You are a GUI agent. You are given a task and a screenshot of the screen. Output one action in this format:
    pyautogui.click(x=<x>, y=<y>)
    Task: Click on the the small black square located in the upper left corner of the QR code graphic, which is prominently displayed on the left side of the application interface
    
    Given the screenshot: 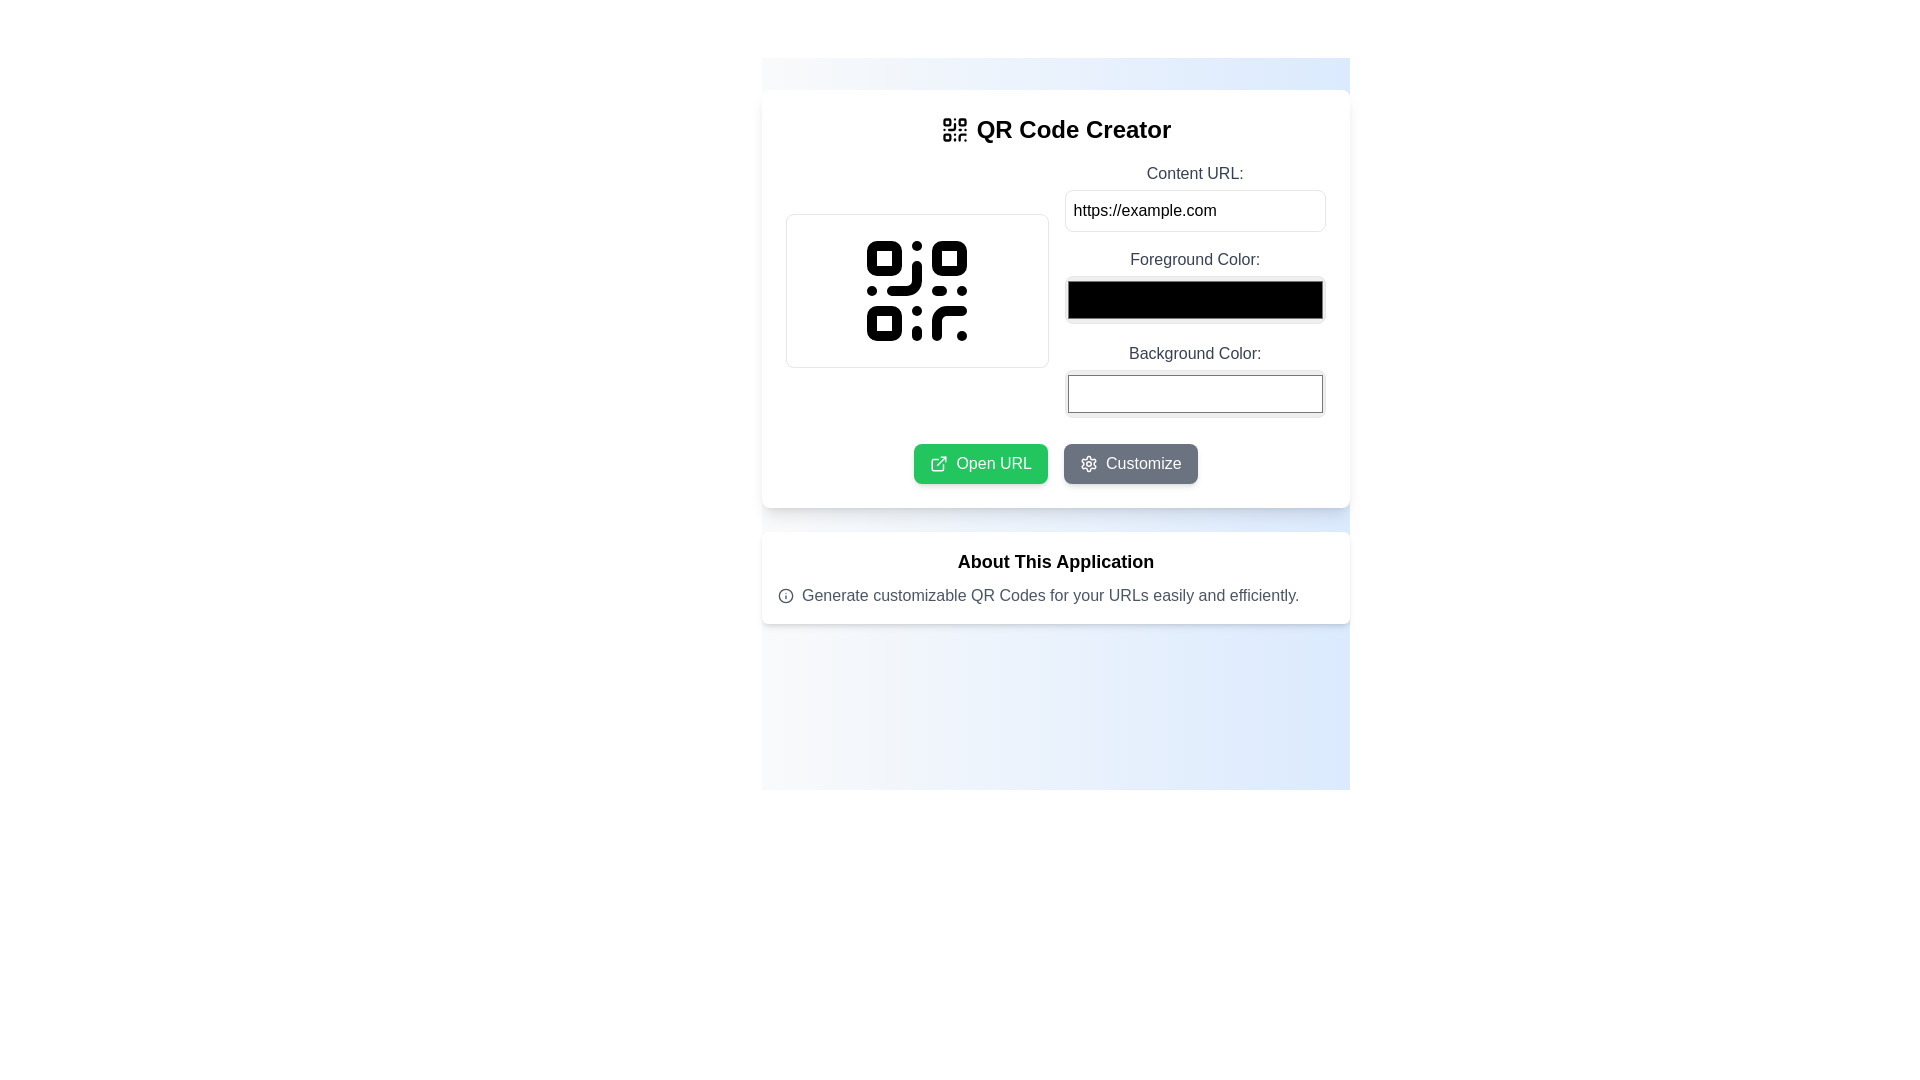 What is the action you would take?
    pyautogui.click(x=883, y=257)
    